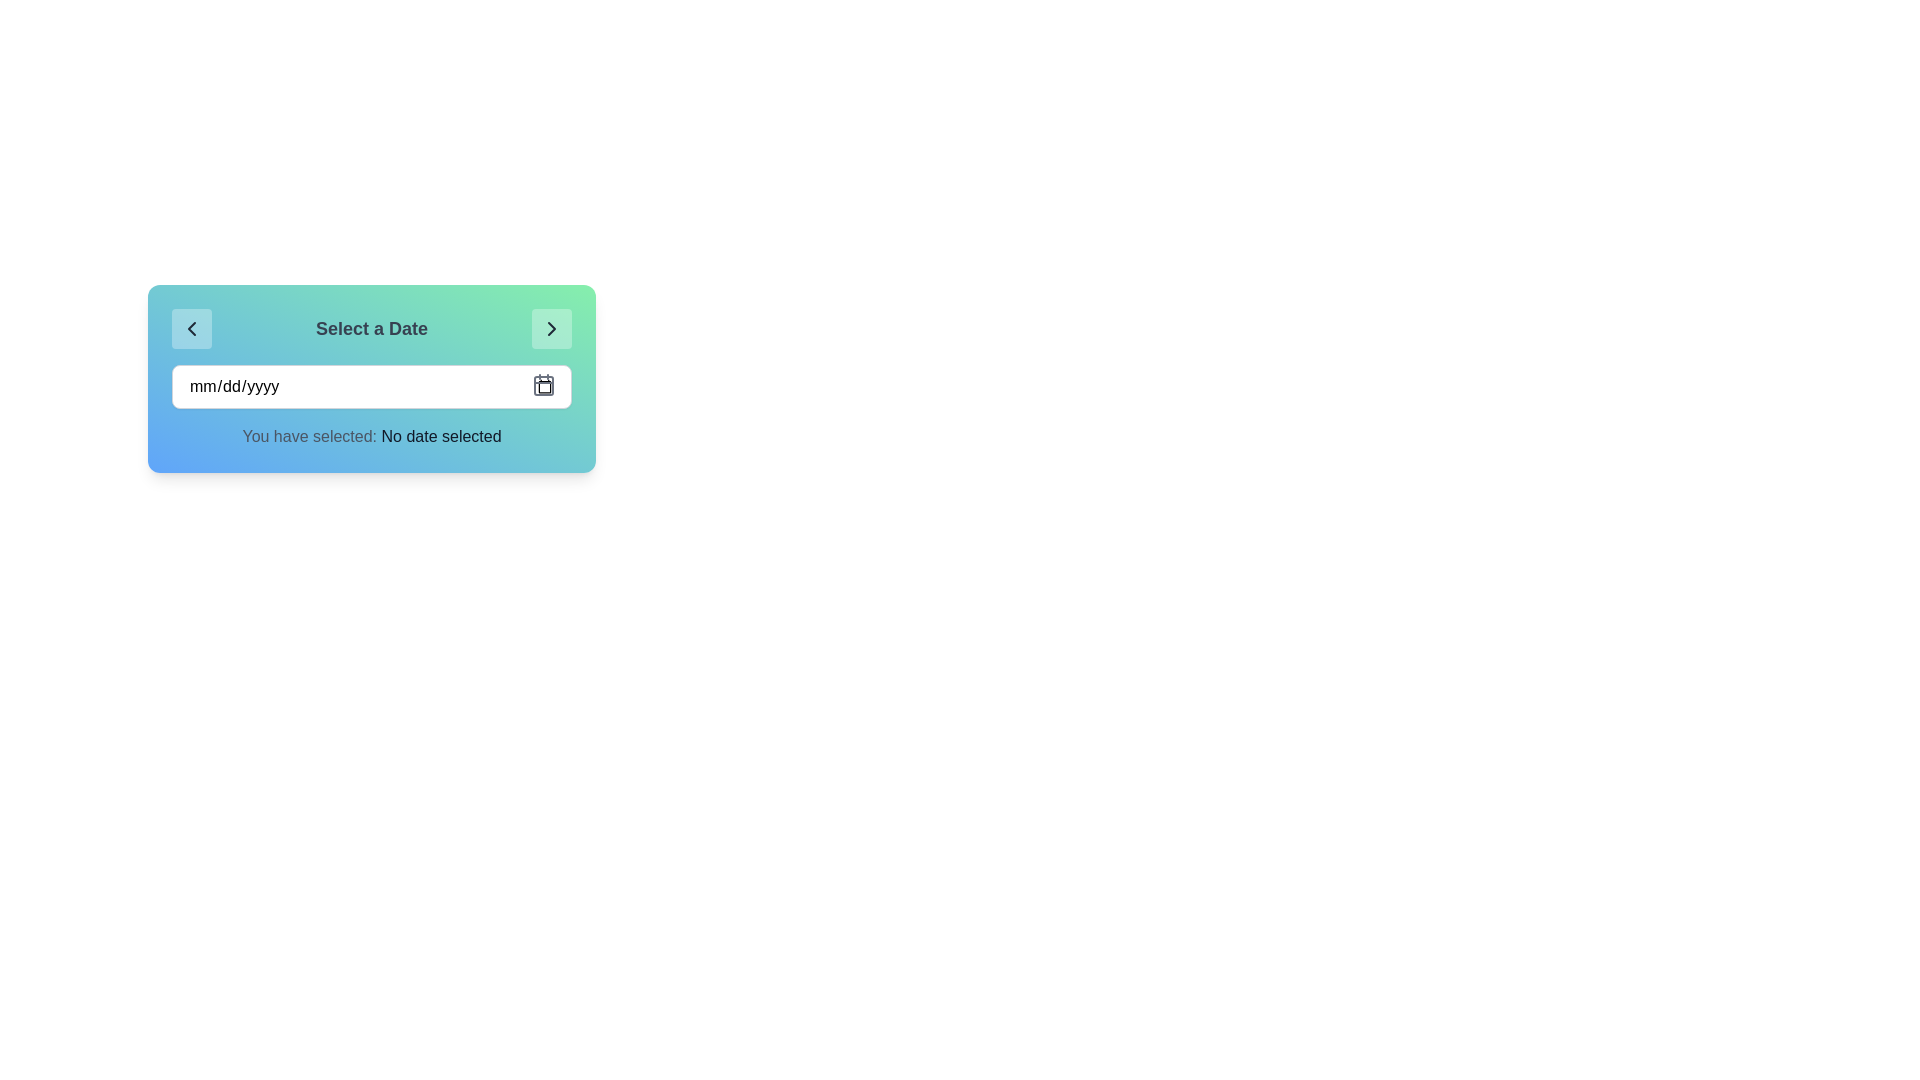 The width and height of the screenshot is (1920, 1080). What do you see at coordinates (552, 327) in the screenshot?
I see `the navigation button with a chevron icon located at the top-right corner of the date picker interface` at bounding box center [552, 327].